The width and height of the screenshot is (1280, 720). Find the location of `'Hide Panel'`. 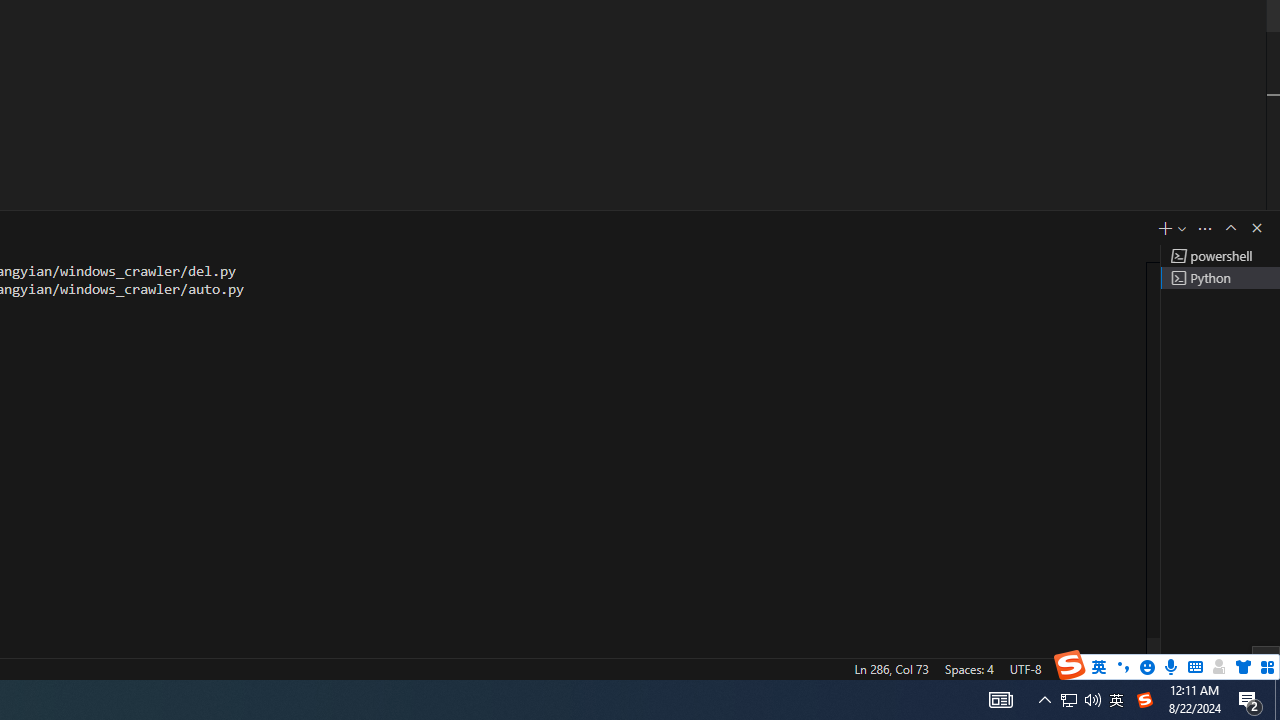

'Hide Panel' is located at coordinates (1255, 226).